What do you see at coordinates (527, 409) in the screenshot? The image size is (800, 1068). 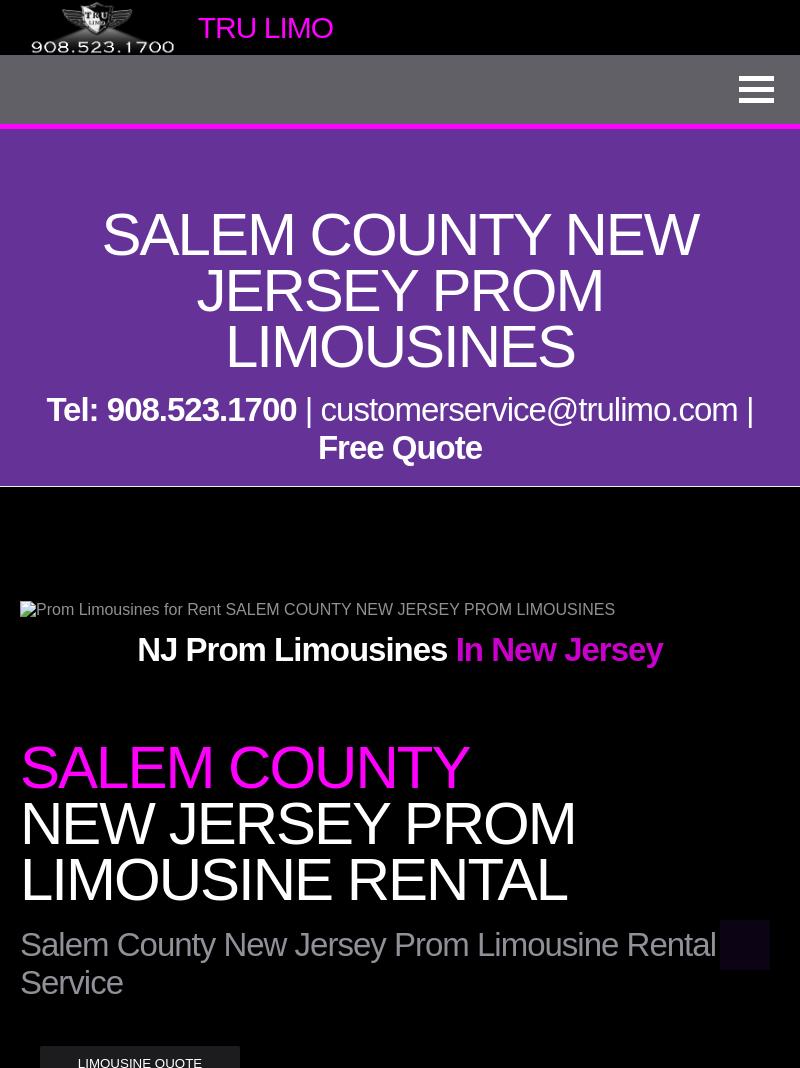 I see `'customerservice@trulimo.com'` at bounding box center [527, 409].